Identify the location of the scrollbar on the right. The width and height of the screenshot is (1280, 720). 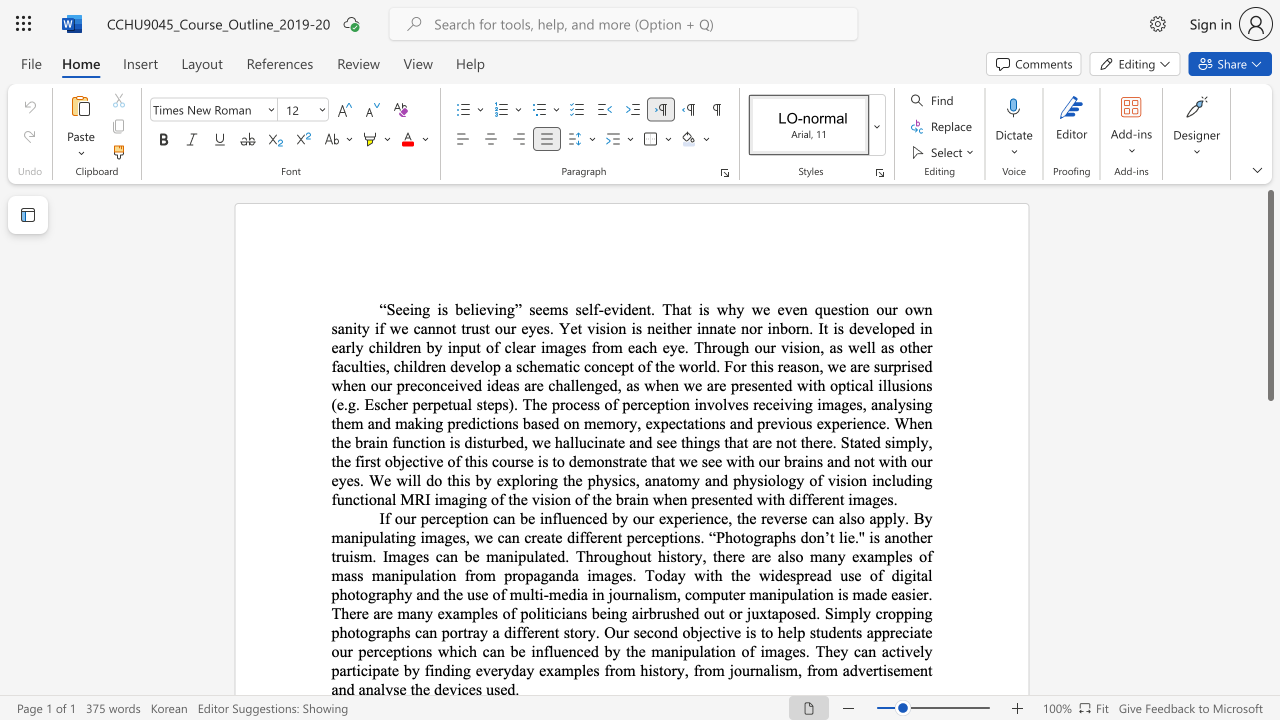
(1269, 588).